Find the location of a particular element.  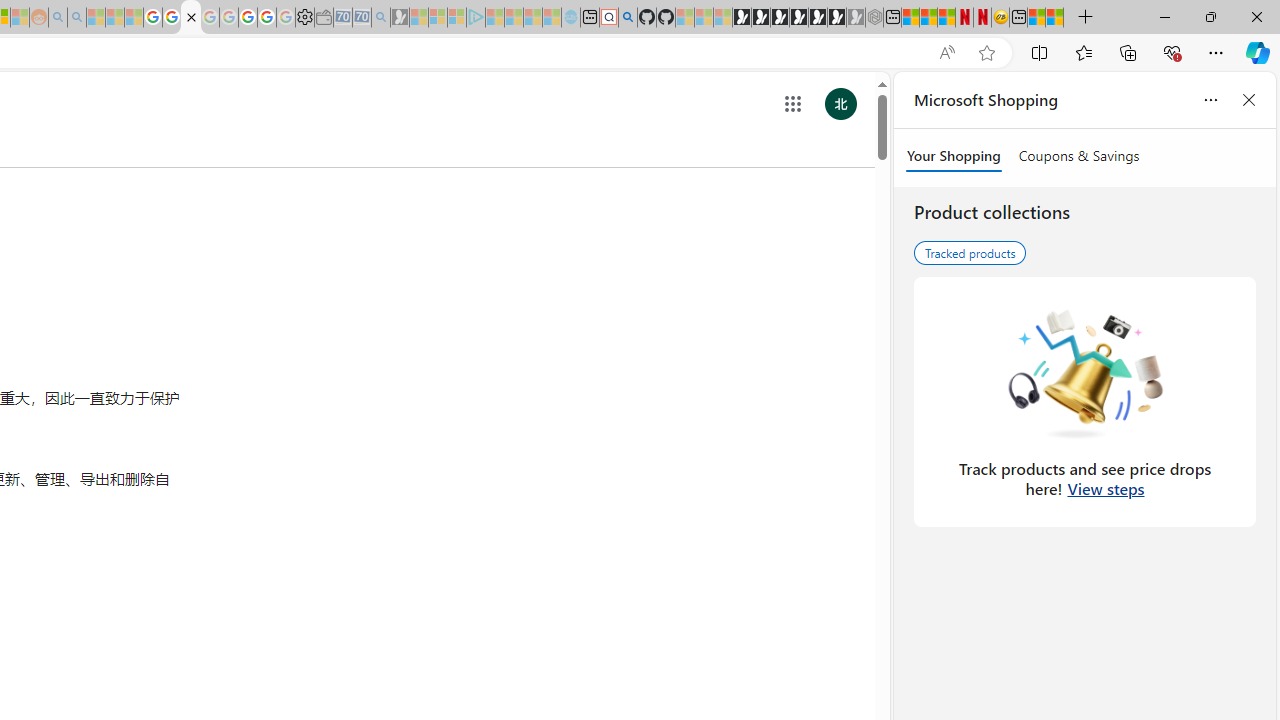

'Wildlife - MSN' is located at coordinates (1036, 17).